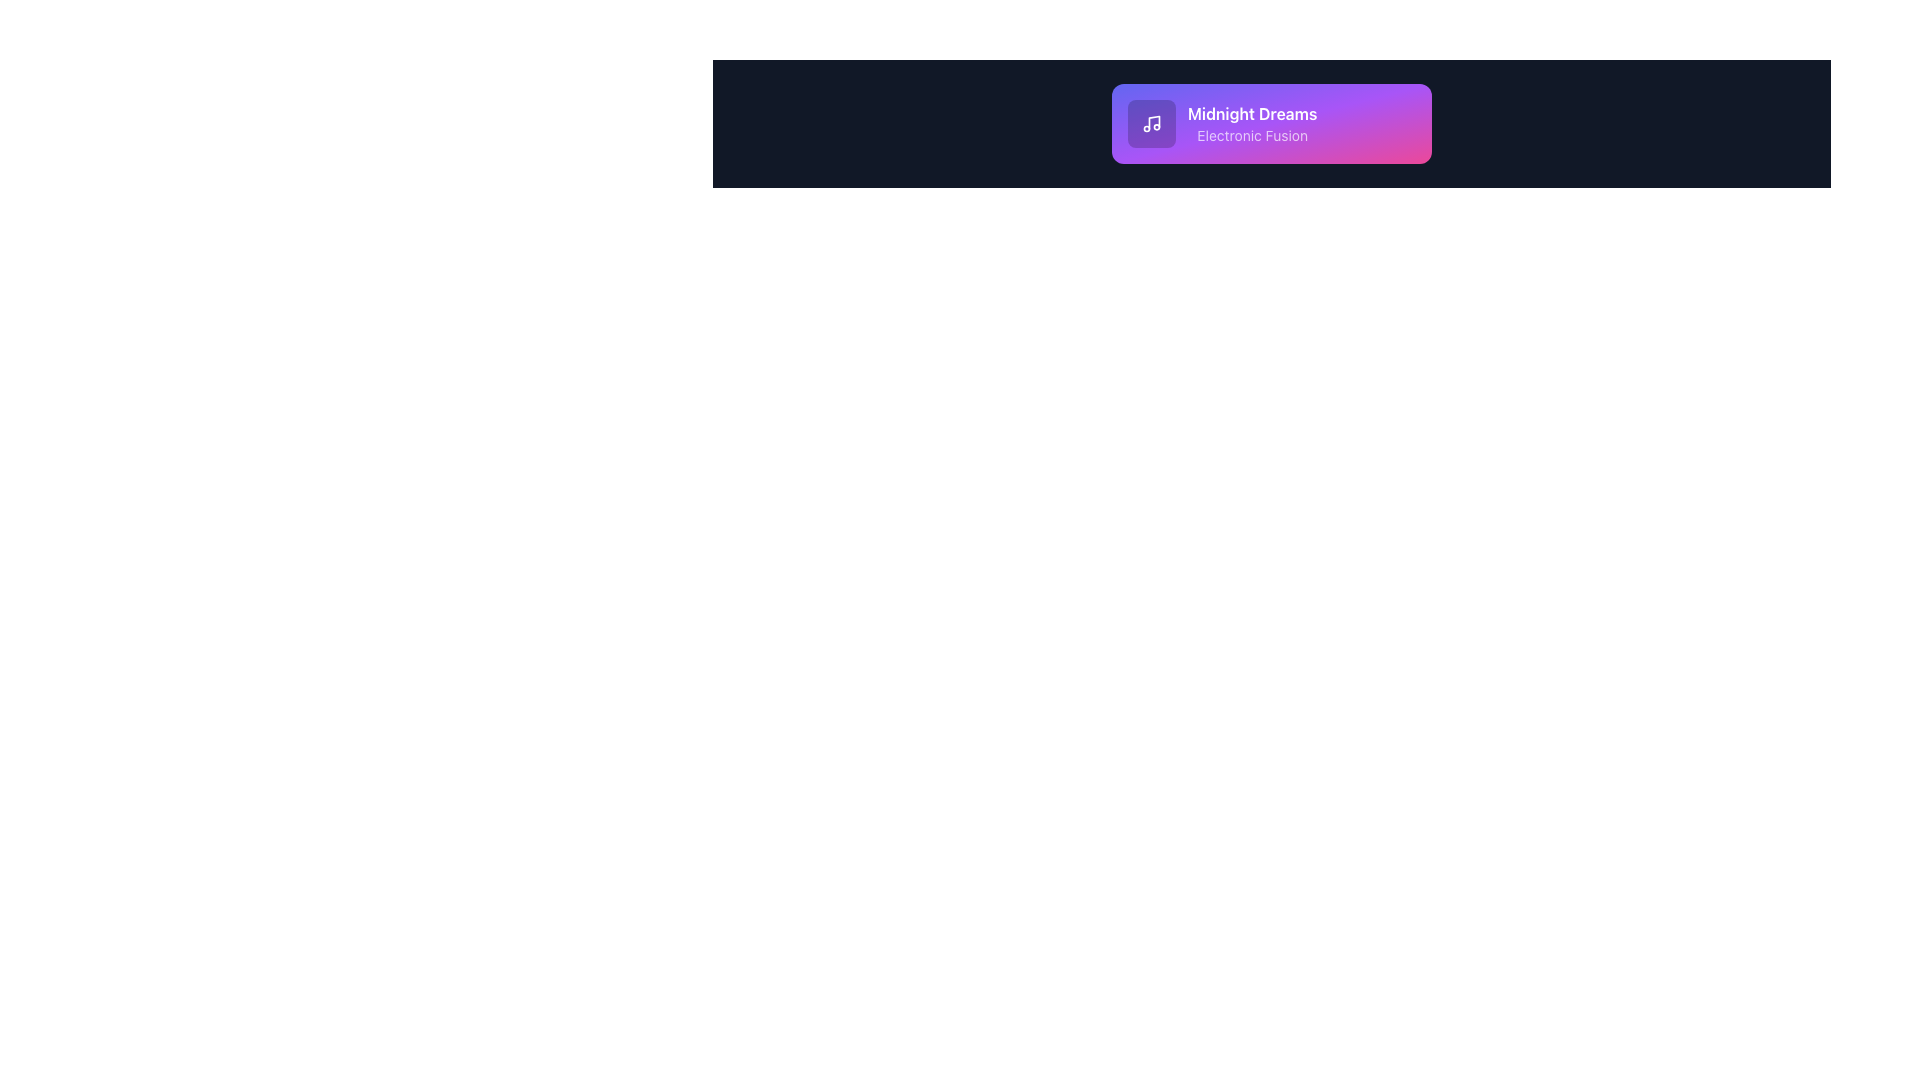  Describe the element at coordinates (1271, 123) in the screenshot. I see `the text block labeled 'Midnight Dreams' which indicates the name of a track or album along with its genre 'Electronic Fusion'` at that location.